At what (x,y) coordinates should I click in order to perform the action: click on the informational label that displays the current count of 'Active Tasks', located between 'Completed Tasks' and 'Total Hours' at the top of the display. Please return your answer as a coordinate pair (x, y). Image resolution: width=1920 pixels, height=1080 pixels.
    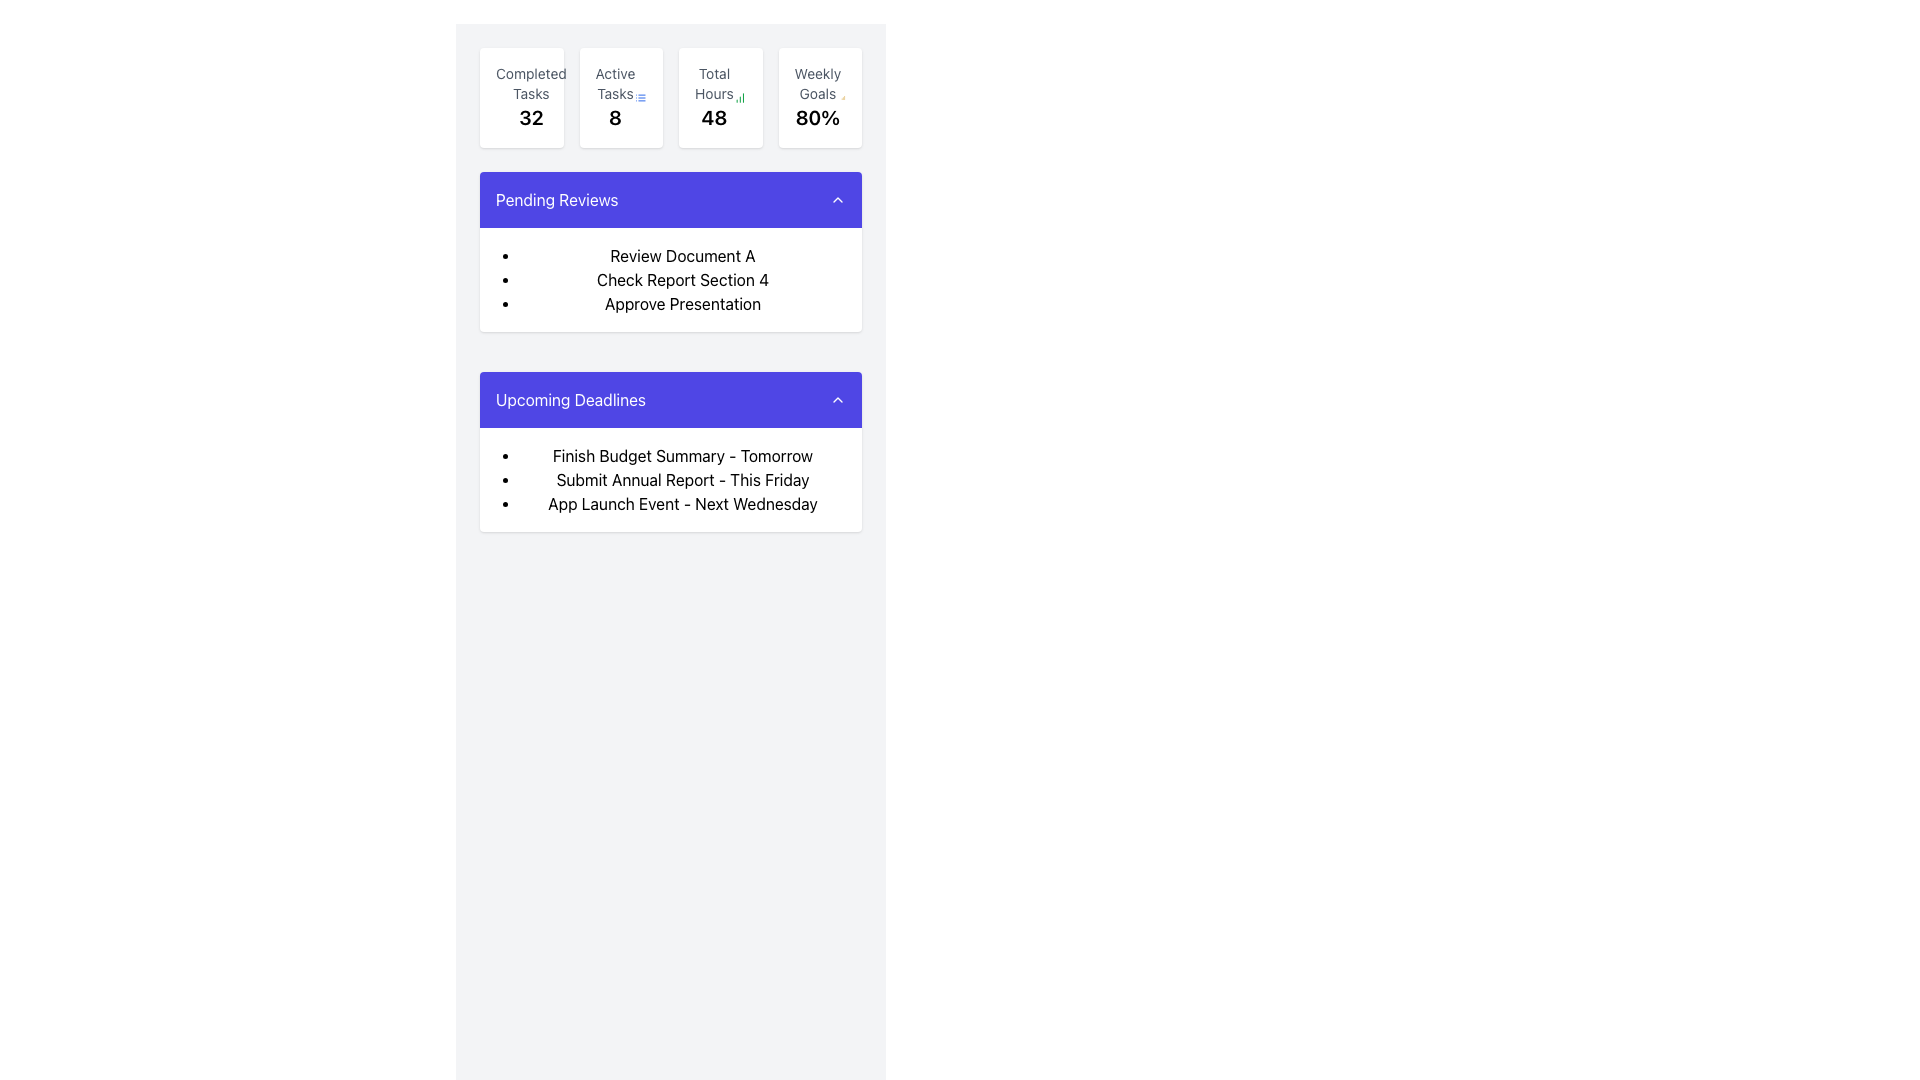
    Looking at the image, I should click on (614, 97).